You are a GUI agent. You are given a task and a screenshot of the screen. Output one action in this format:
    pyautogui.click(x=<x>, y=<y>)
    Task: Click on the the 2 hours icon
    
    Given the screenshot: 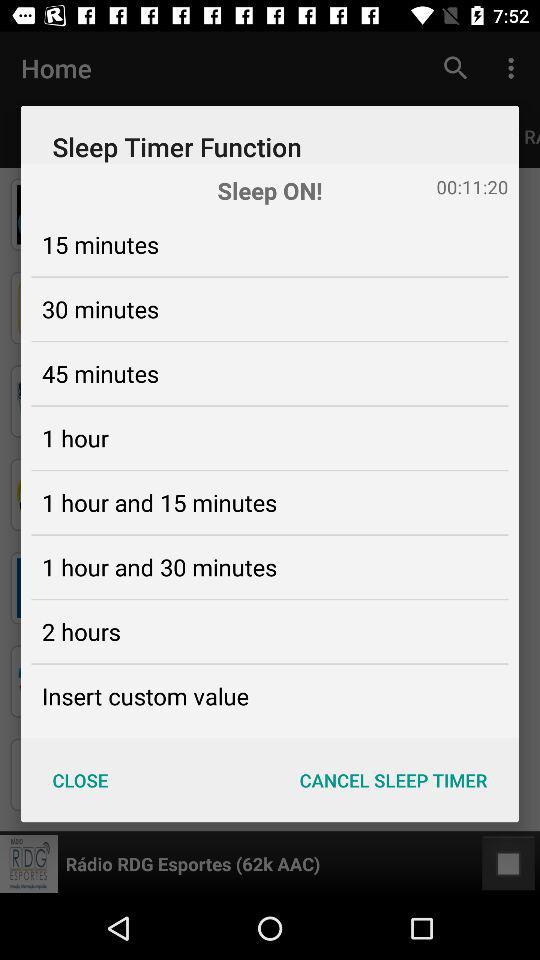 What is the action you would take?
    pyautogui.click(x=80, y=630)
    